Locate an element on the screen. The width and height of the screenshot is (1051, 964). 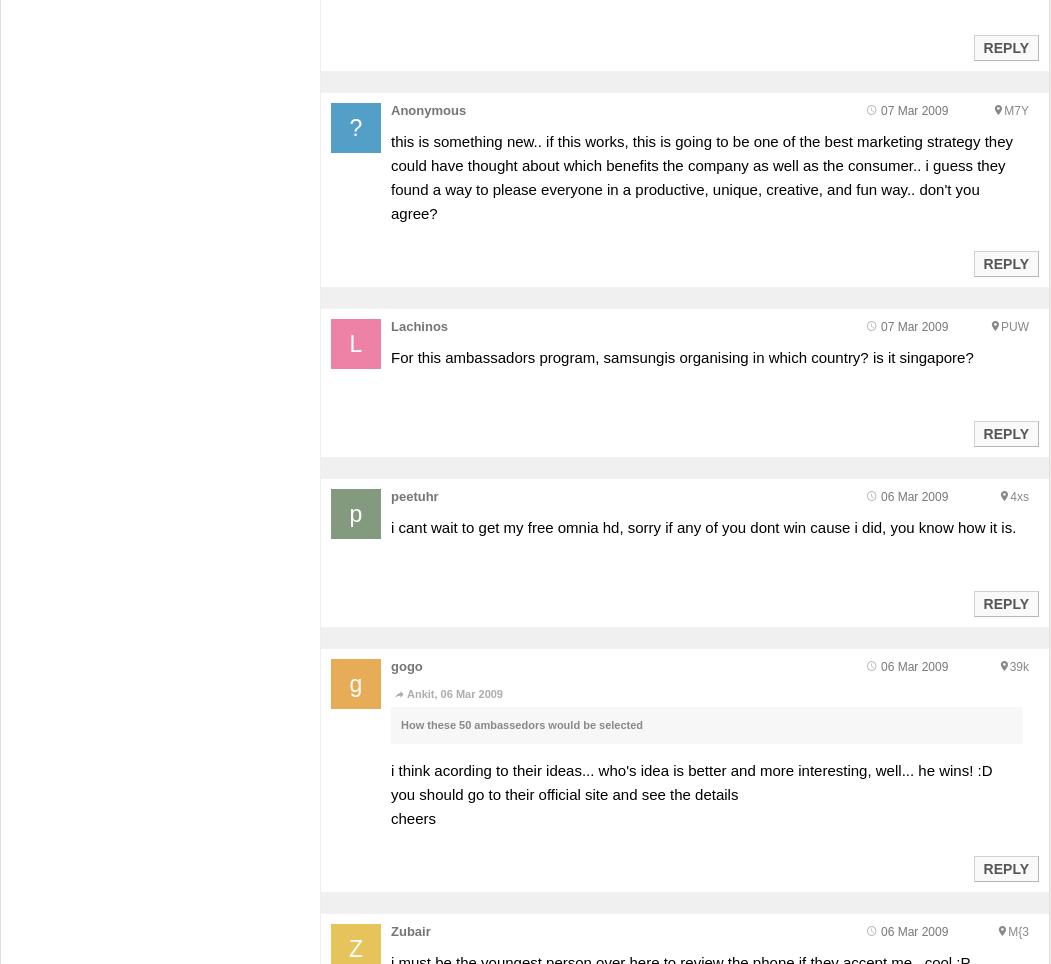
'this is something new.. if this works, this is going to be one of the best marketing strategy they could have thought about which benefits the company as well as the consumer.. i guess they found a way to please everyone in a productive, unique, creative, and fun way.. don't you agree?' is located at coordinates (700, 176).